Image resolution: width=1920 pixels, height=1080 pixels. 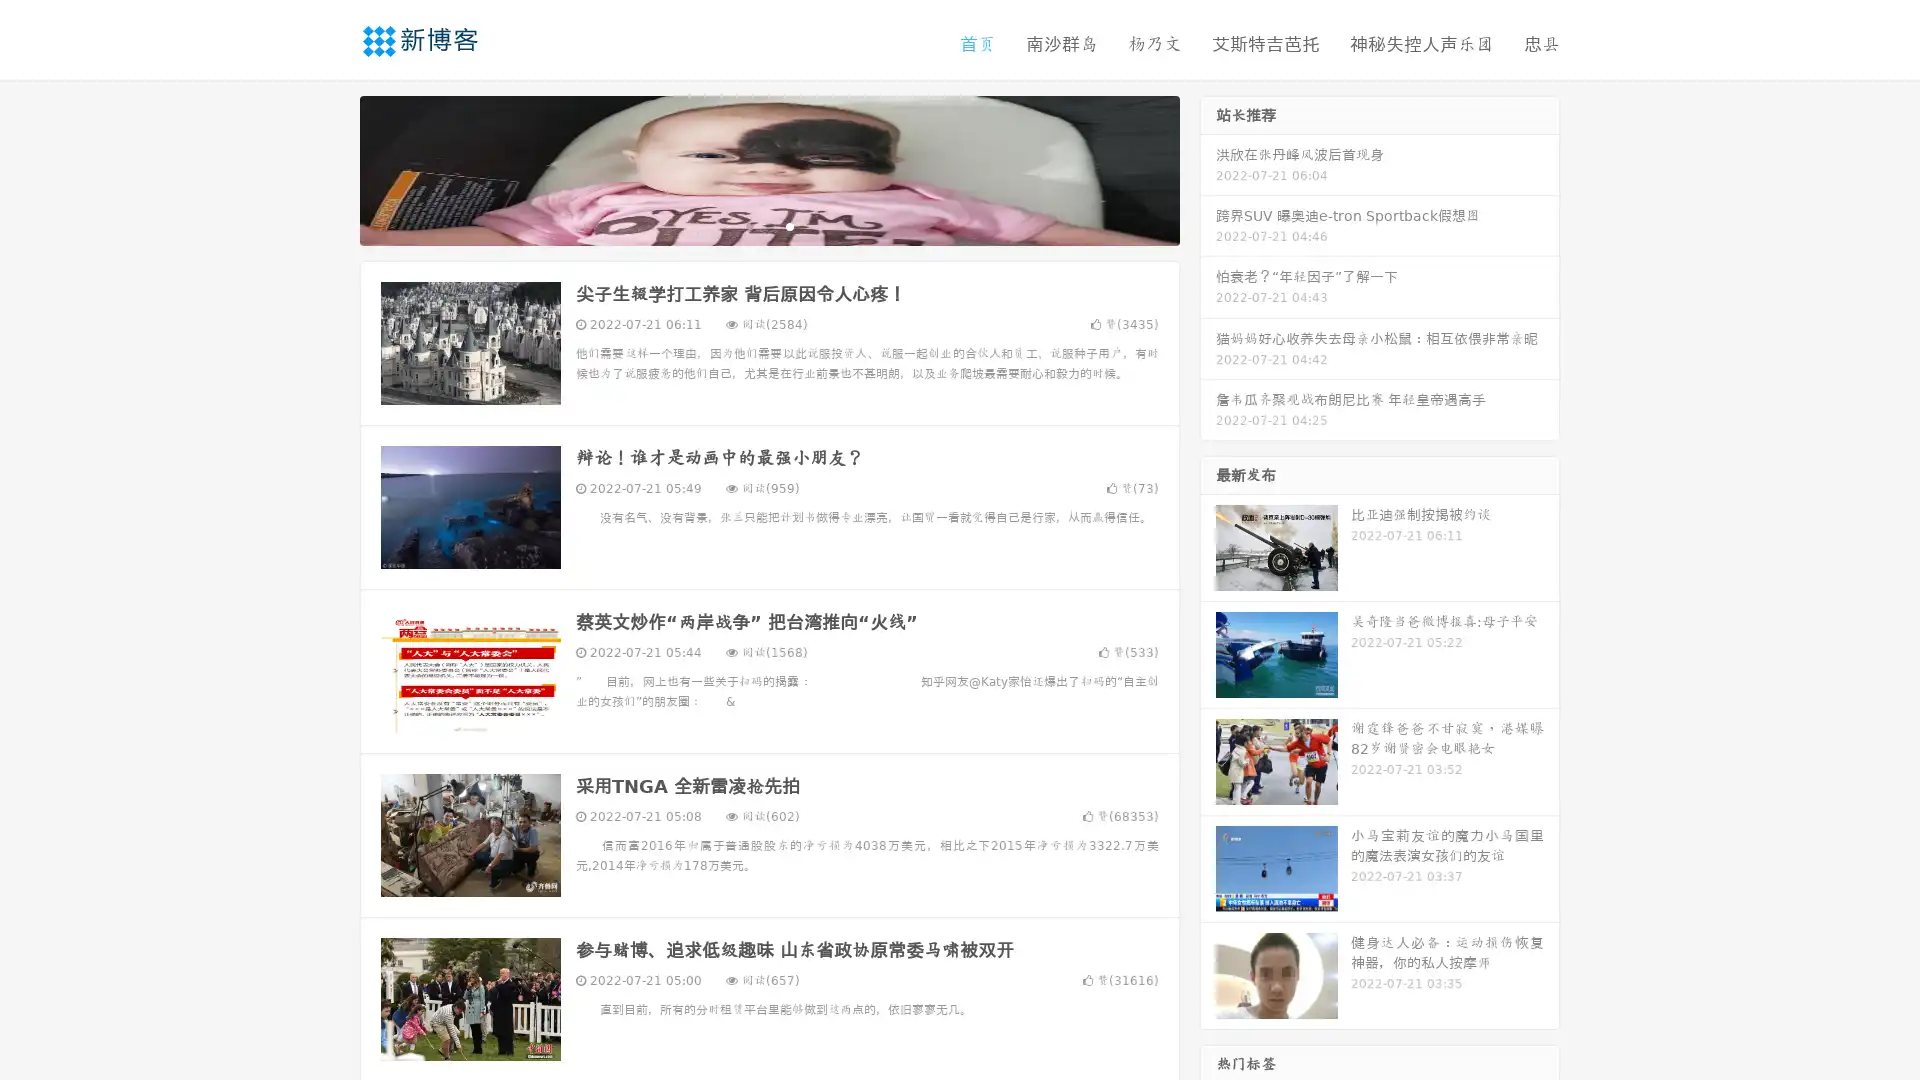 I want to click on Go to slide 1, so click(x=748, y=225).